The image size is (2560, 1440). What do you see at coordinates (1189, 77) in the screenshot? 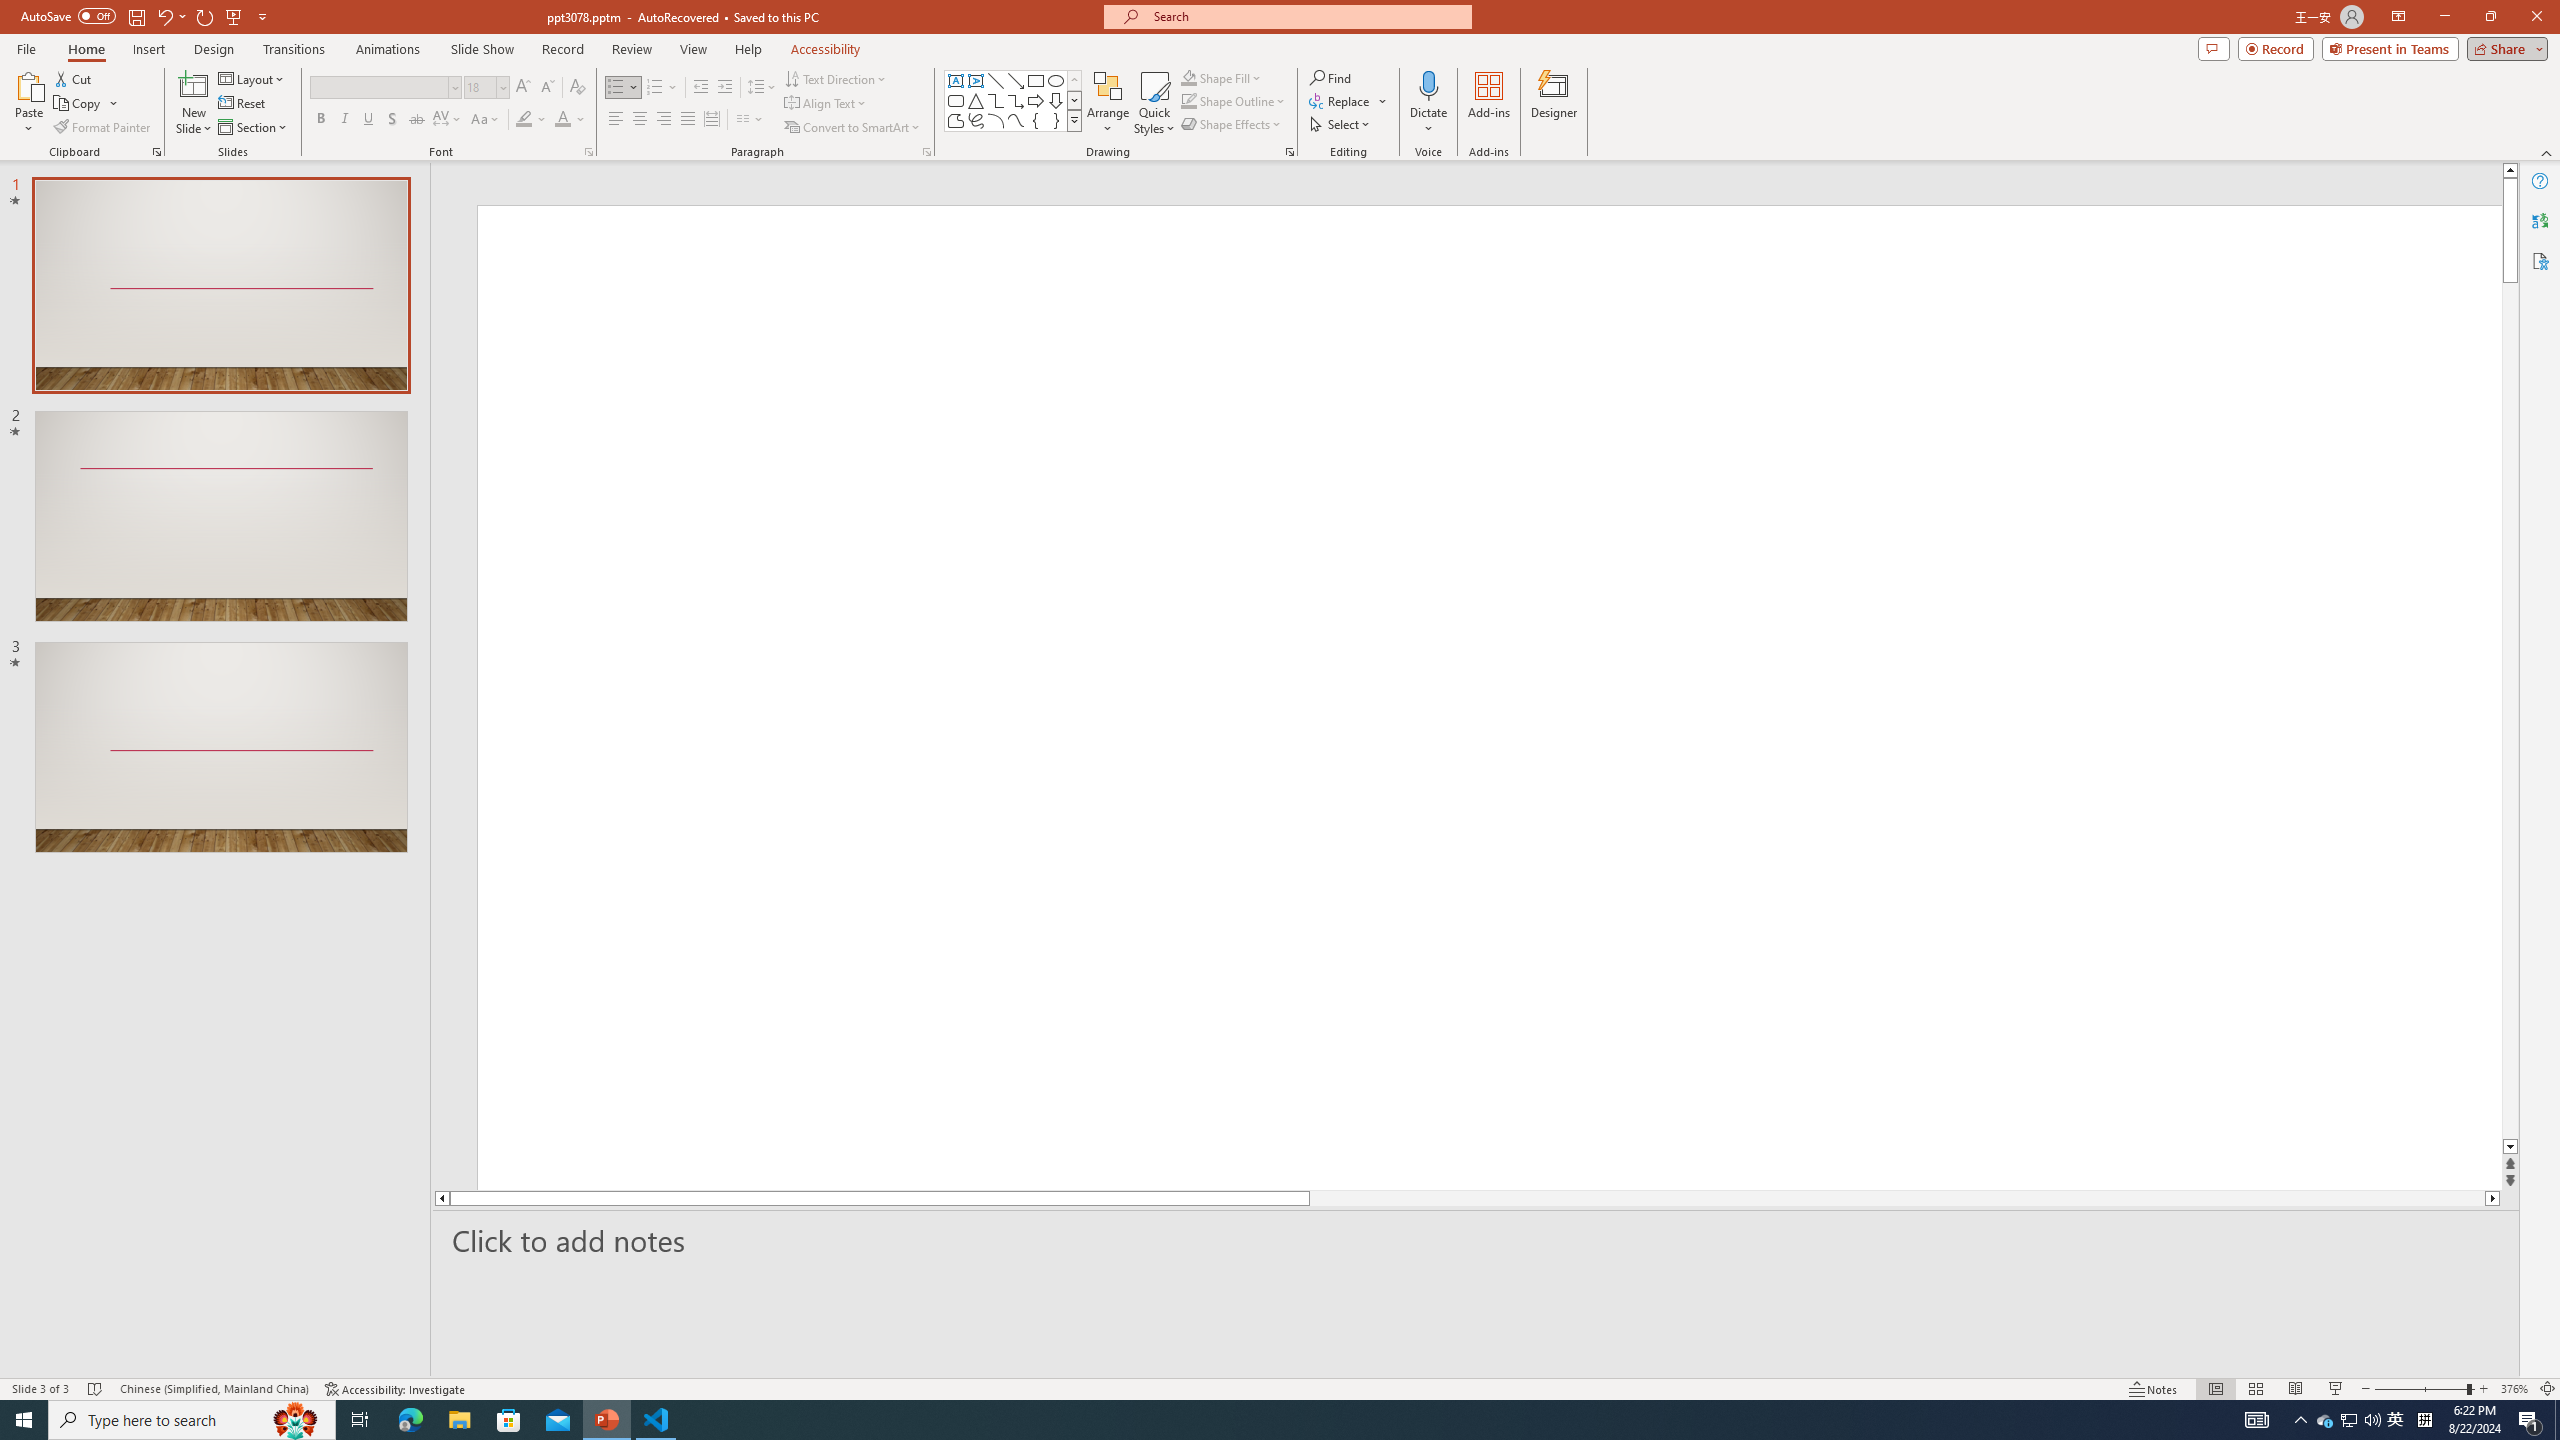
I see `'Shape Fill Dark Green, Accent 2'` at bounding box center [1189, 77].